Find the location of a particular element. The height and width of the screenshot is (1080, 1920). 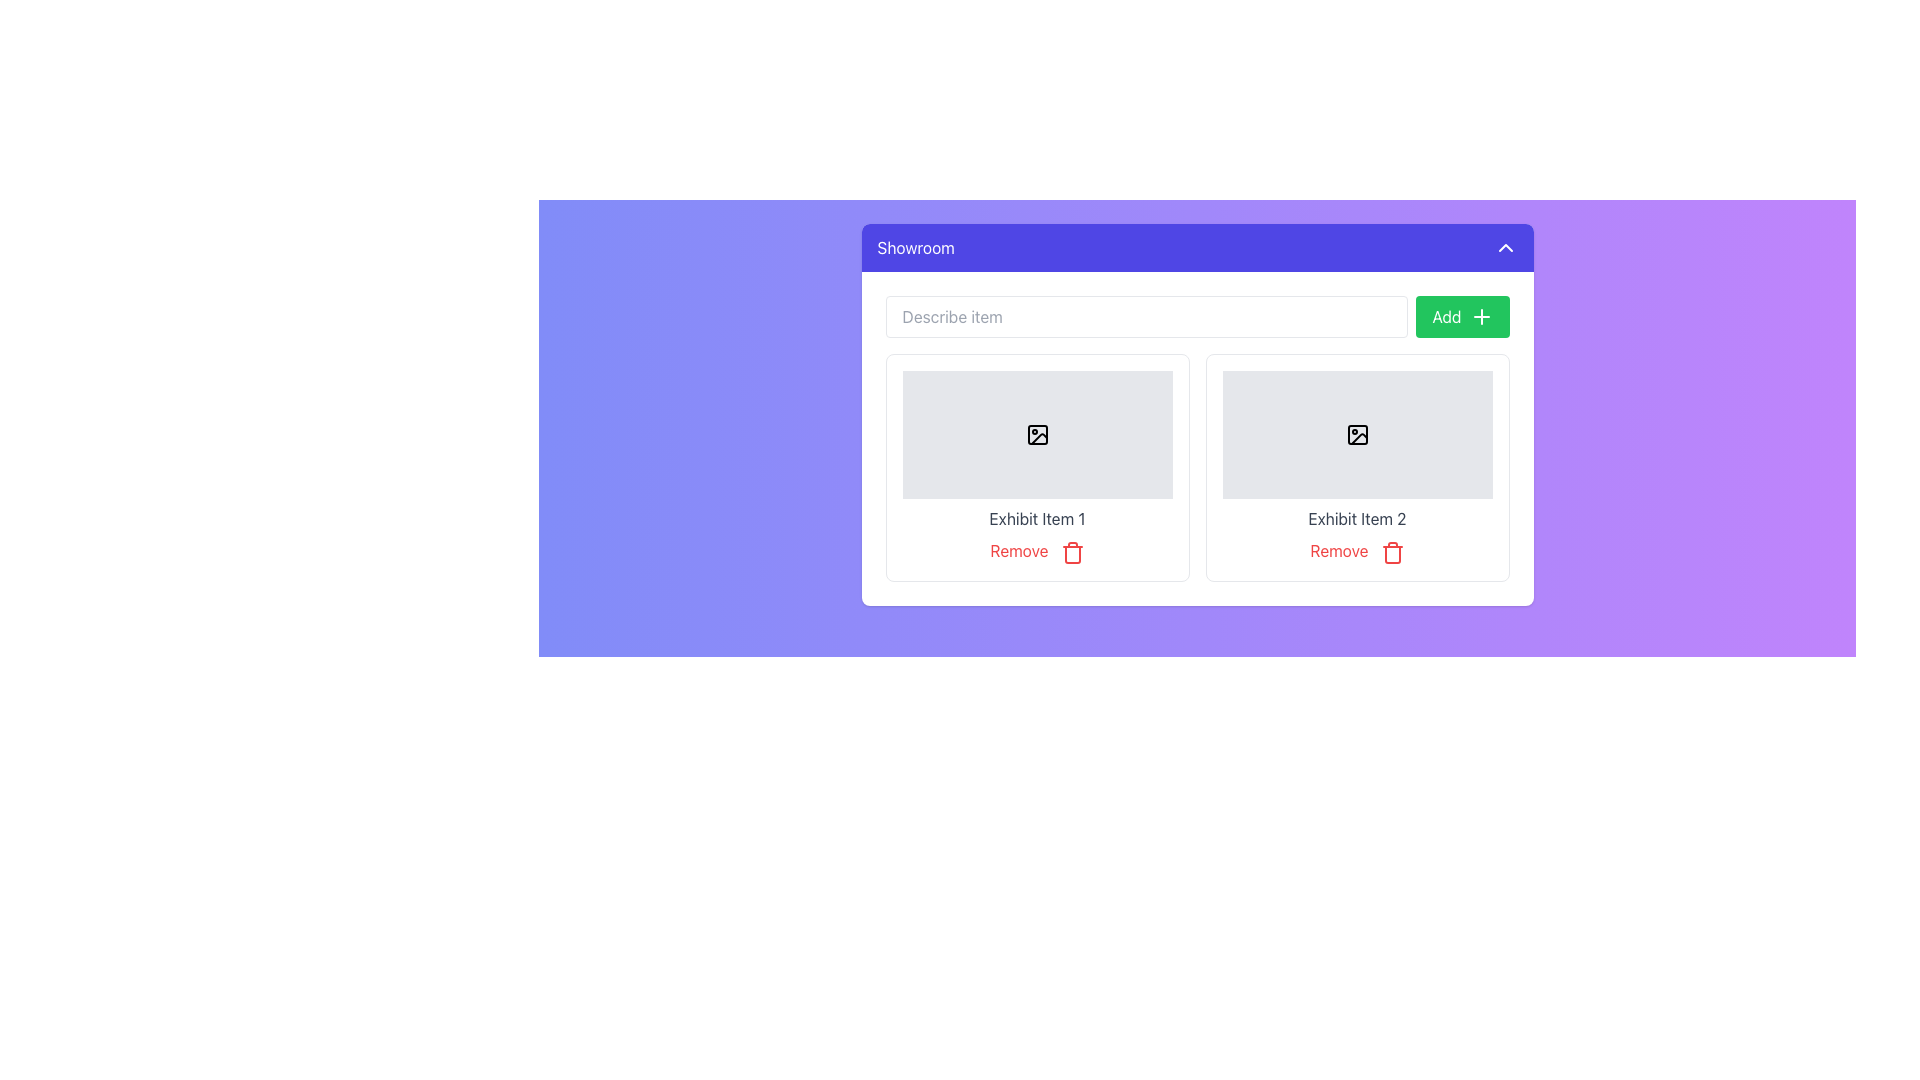

the upward-pointing chevron icon in the top-right corner of the 'Showroom' header bar for accessibility purposes is located at coordinates (1505, 246).